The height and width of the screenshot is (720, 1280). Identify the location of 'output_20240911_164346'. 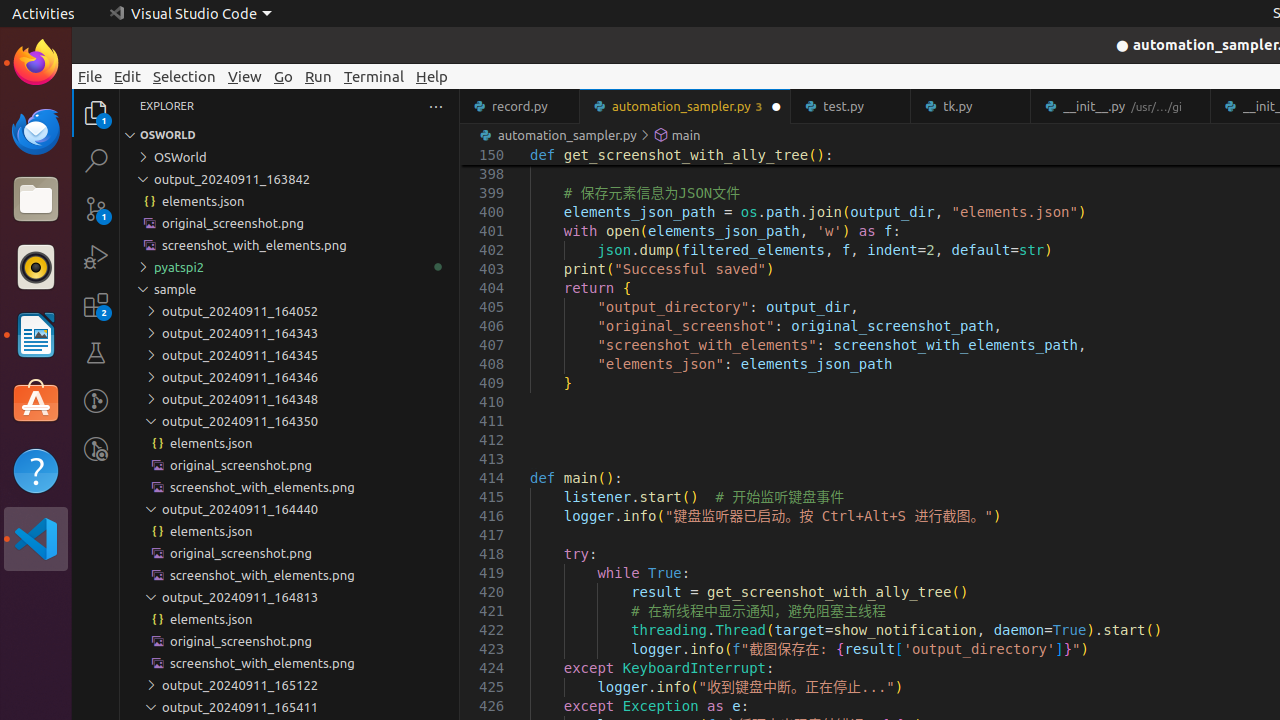
(288, 376).